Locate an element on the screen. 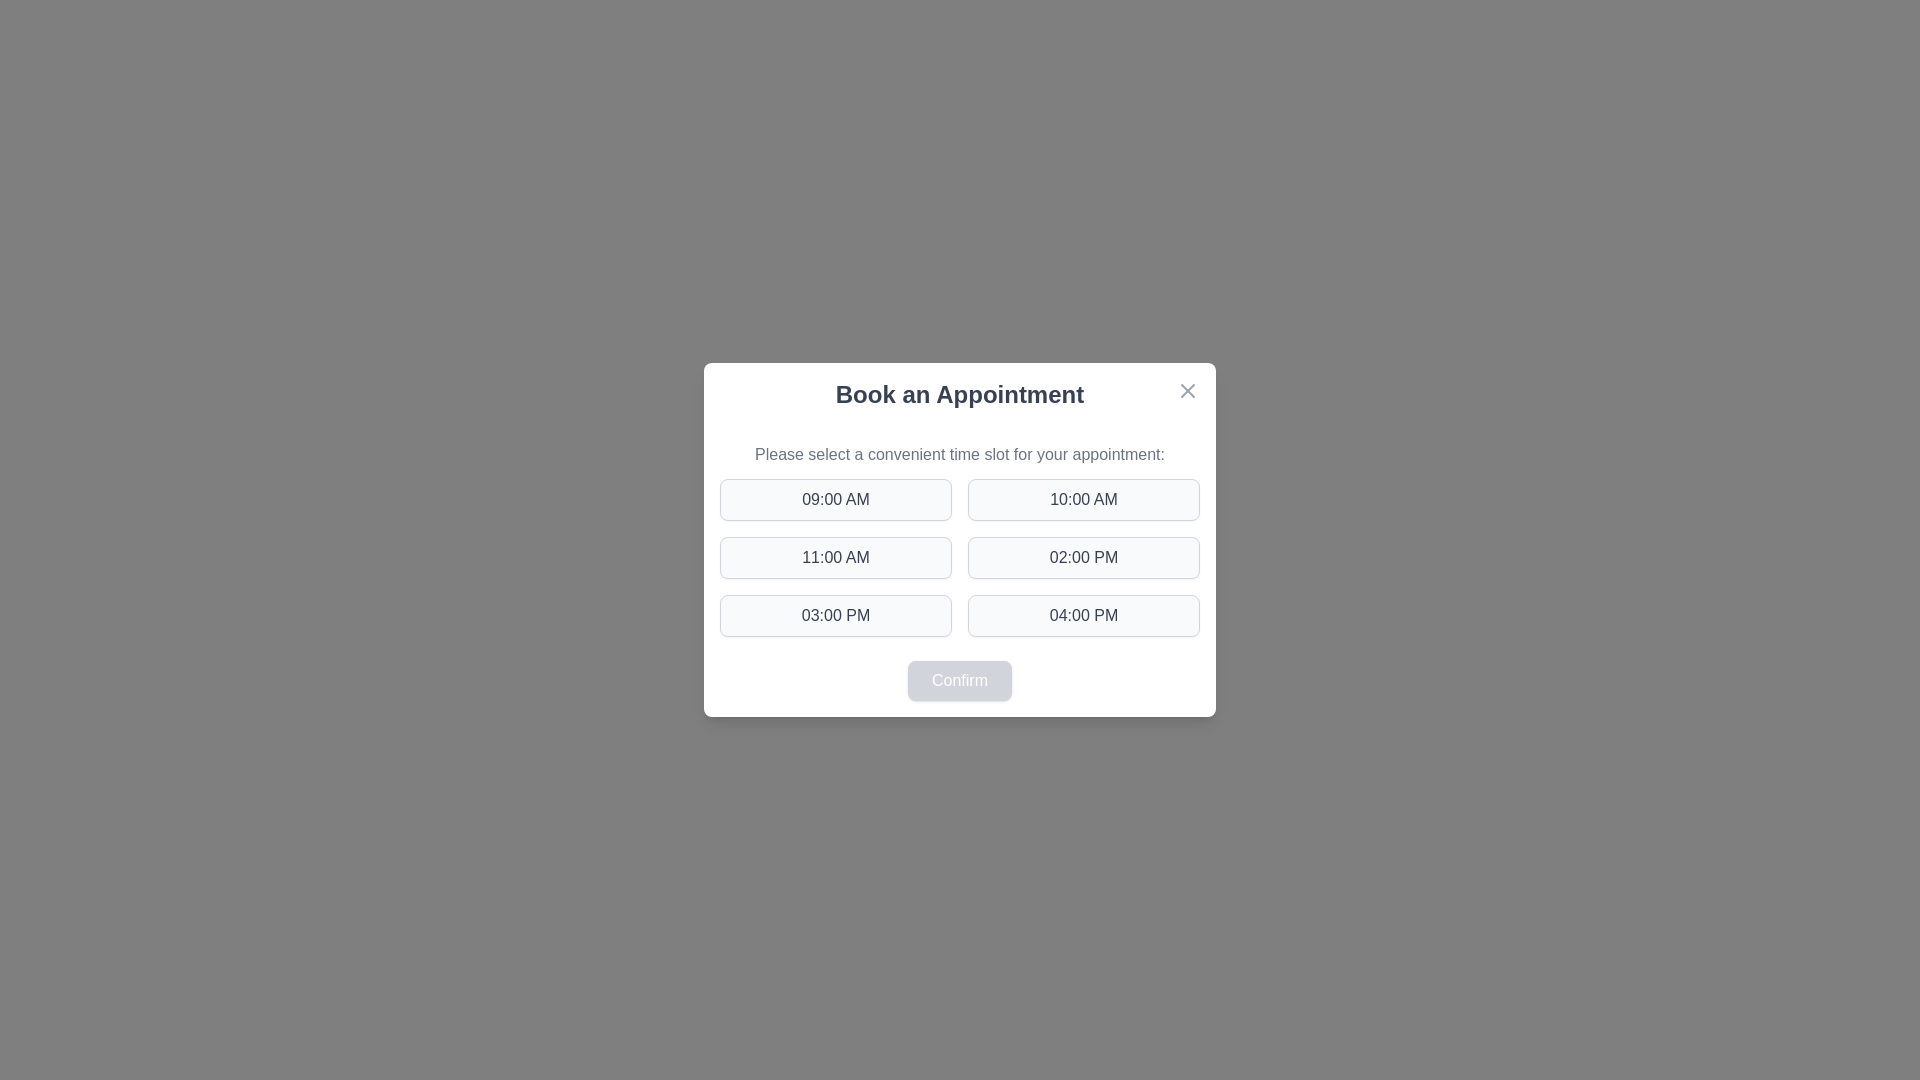 Image resolution: width=1920 pixels, height=1080 pixels. the time slot button labeled 02:00 PM is located at coordinates (1083, 558).